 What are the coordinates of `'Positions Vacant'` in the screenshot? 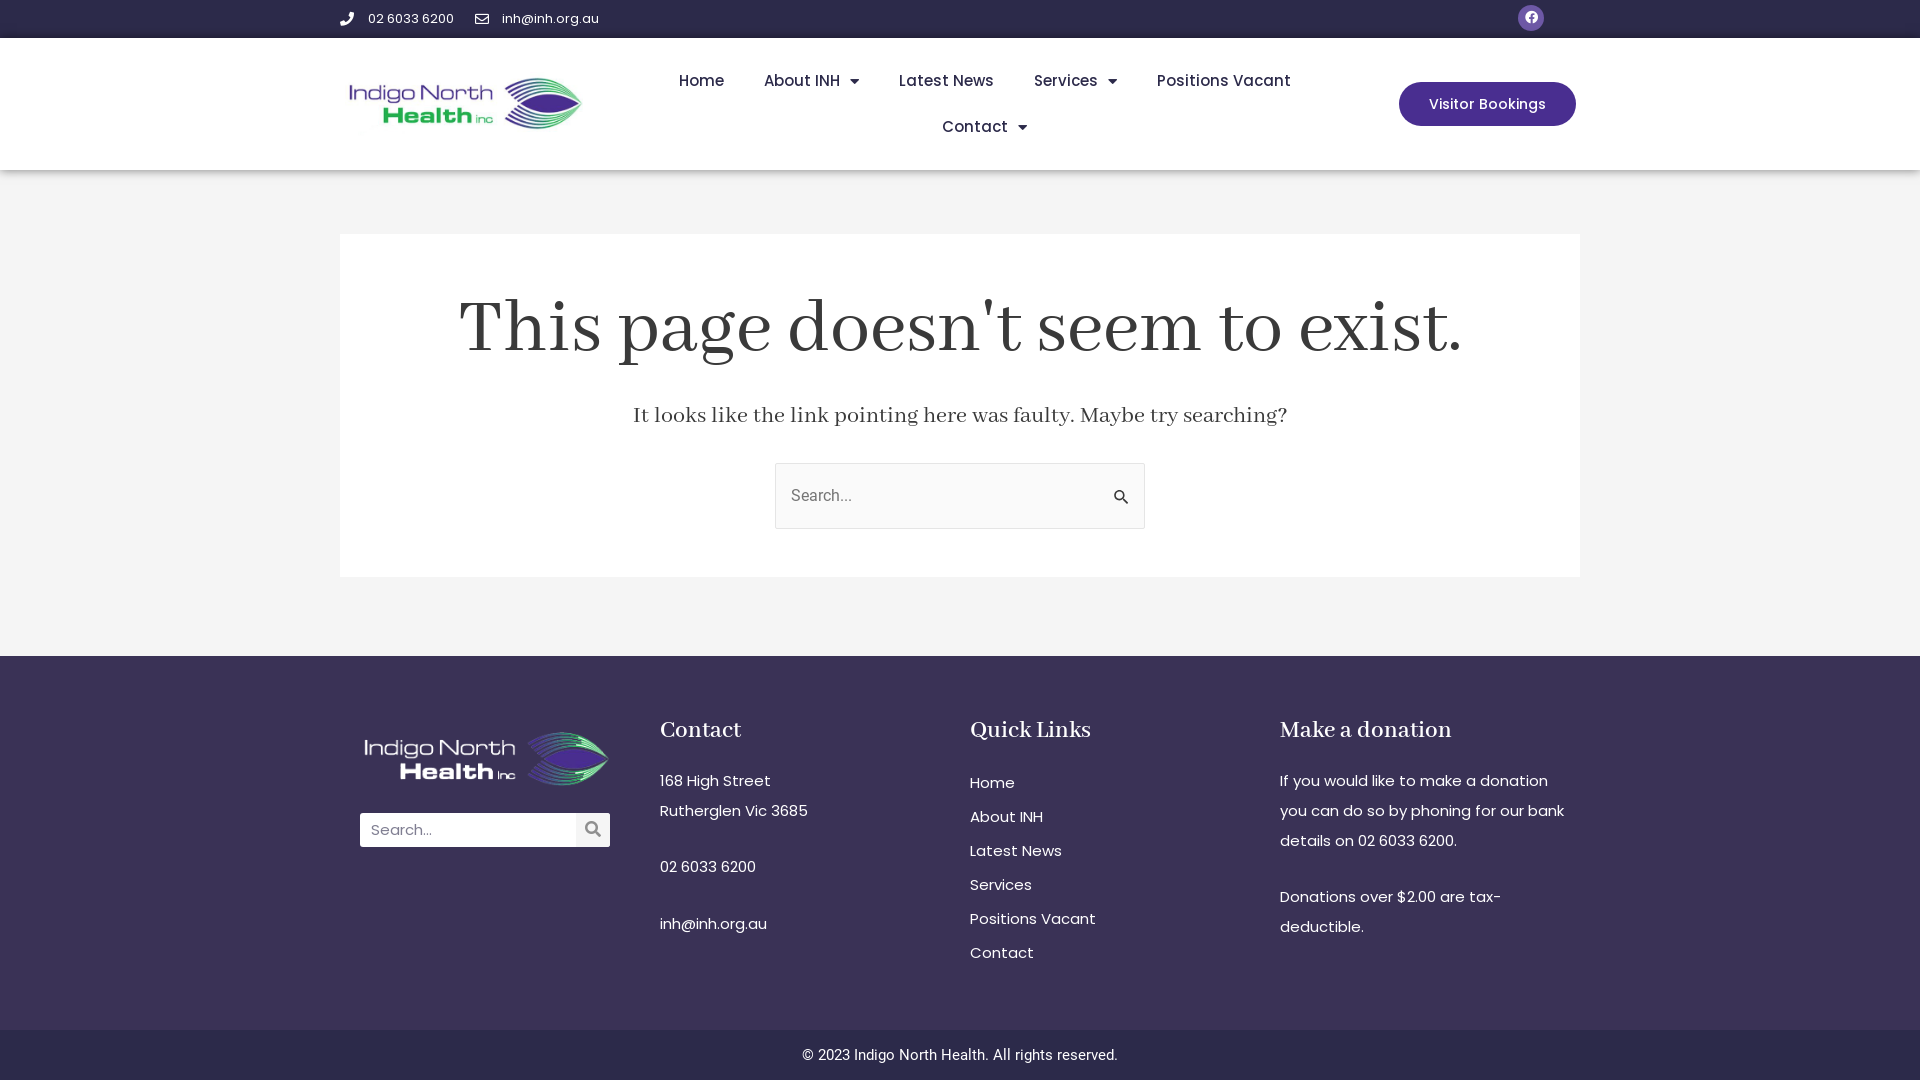 It's located at (1113, 918).